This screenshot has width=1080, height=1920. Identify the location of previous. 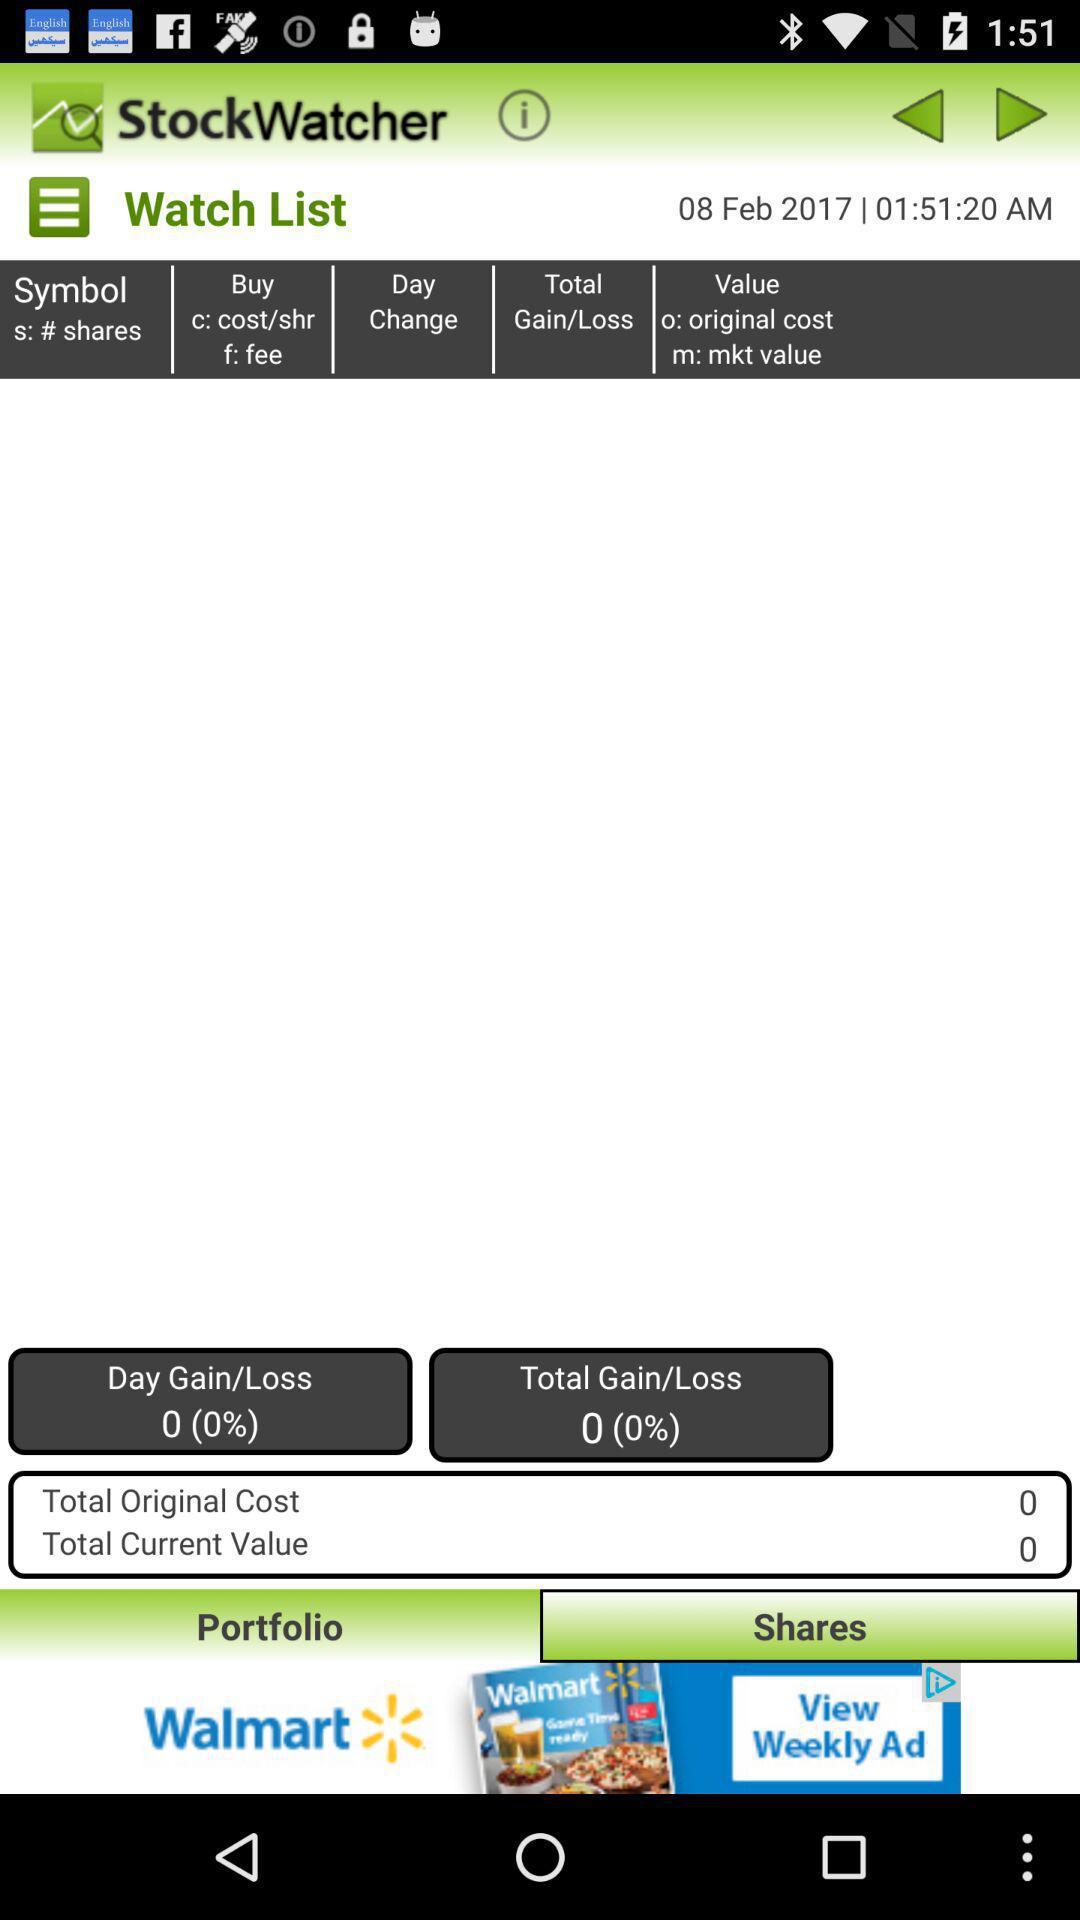
(917, 114).